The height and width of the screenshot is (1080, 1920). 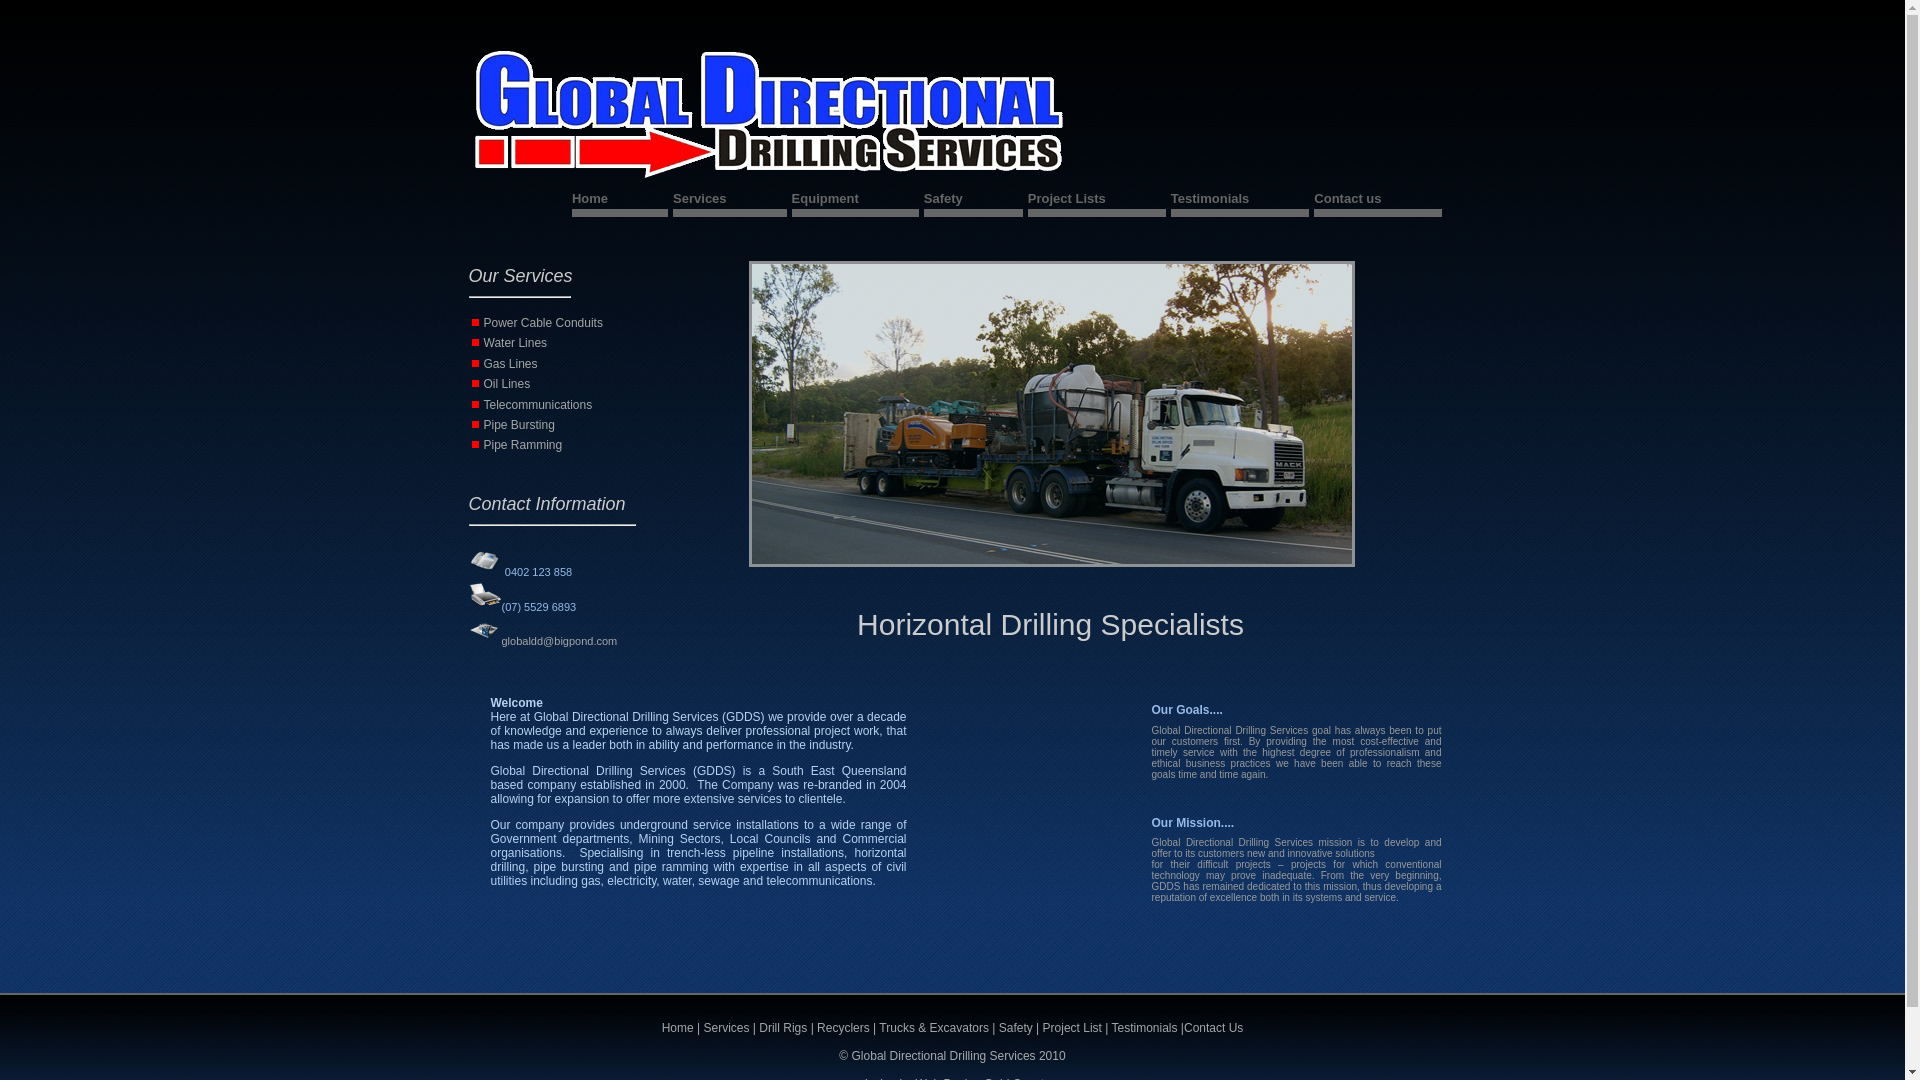 What do you see at coordinates (783, 1028) in the screenshot?
I see `'Drill Rigs'` at bounding box center [783, 1028].